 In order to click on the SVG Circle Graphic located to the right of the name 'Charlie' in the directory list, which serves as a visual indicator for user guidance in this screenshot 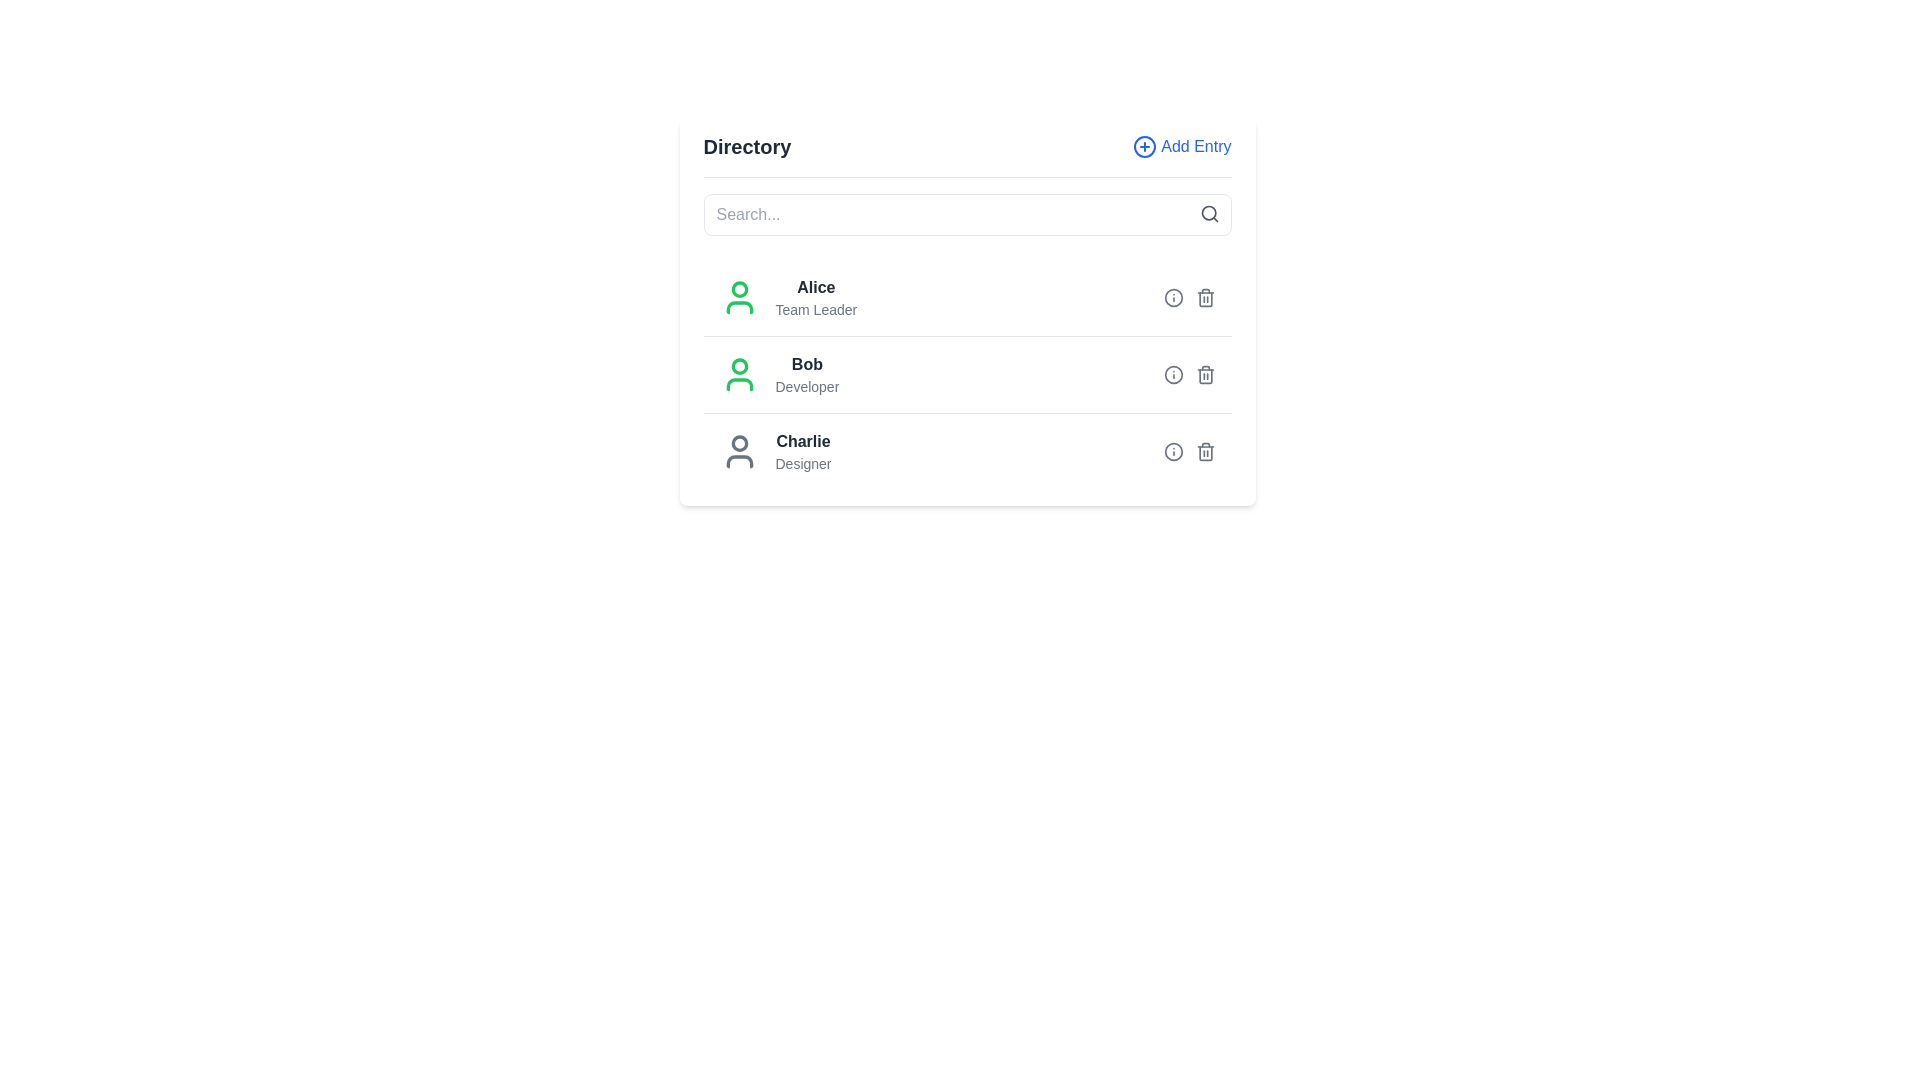, I will do `click(1173, 451)`.